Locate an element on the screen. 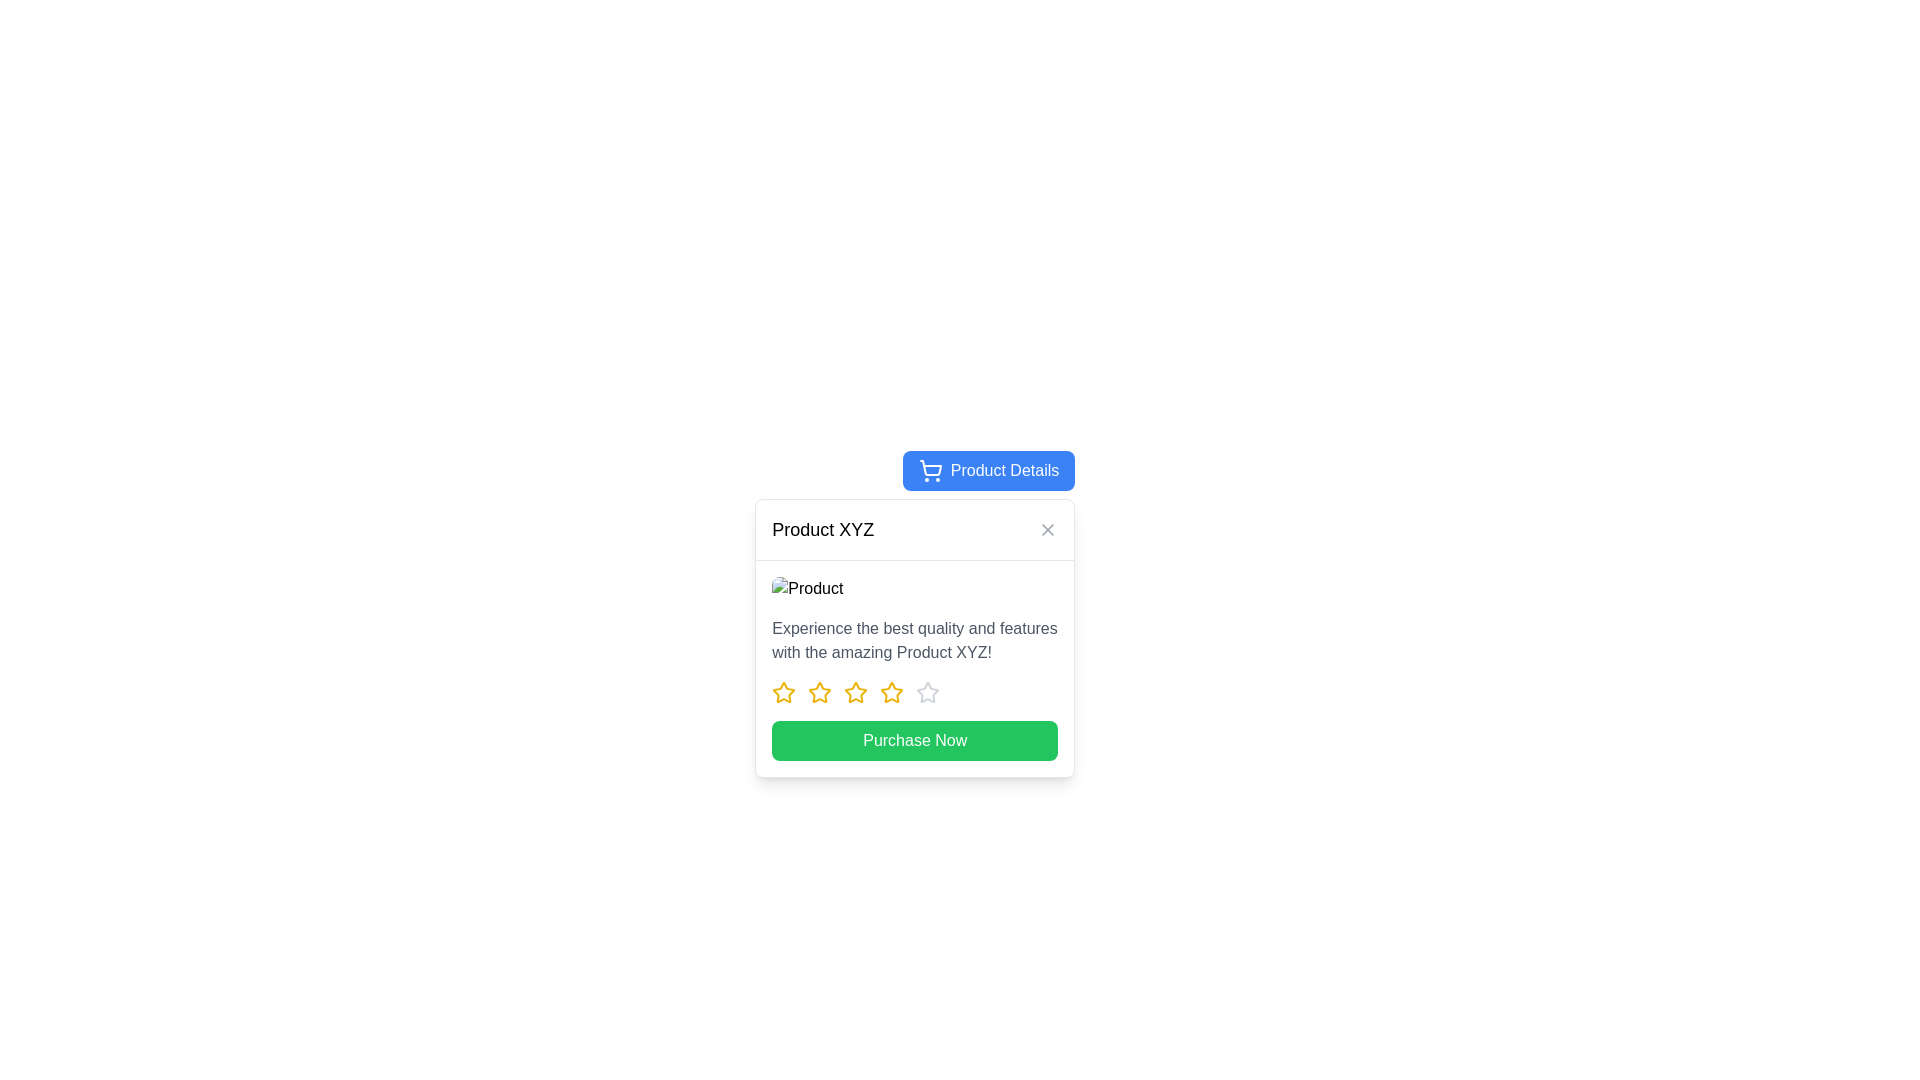 This screenshot has width=1920, height=1080. the fourth star icon to indicate a four-star rating for 'Product XYZ' in the rating section is located at coordinates (926, 690).